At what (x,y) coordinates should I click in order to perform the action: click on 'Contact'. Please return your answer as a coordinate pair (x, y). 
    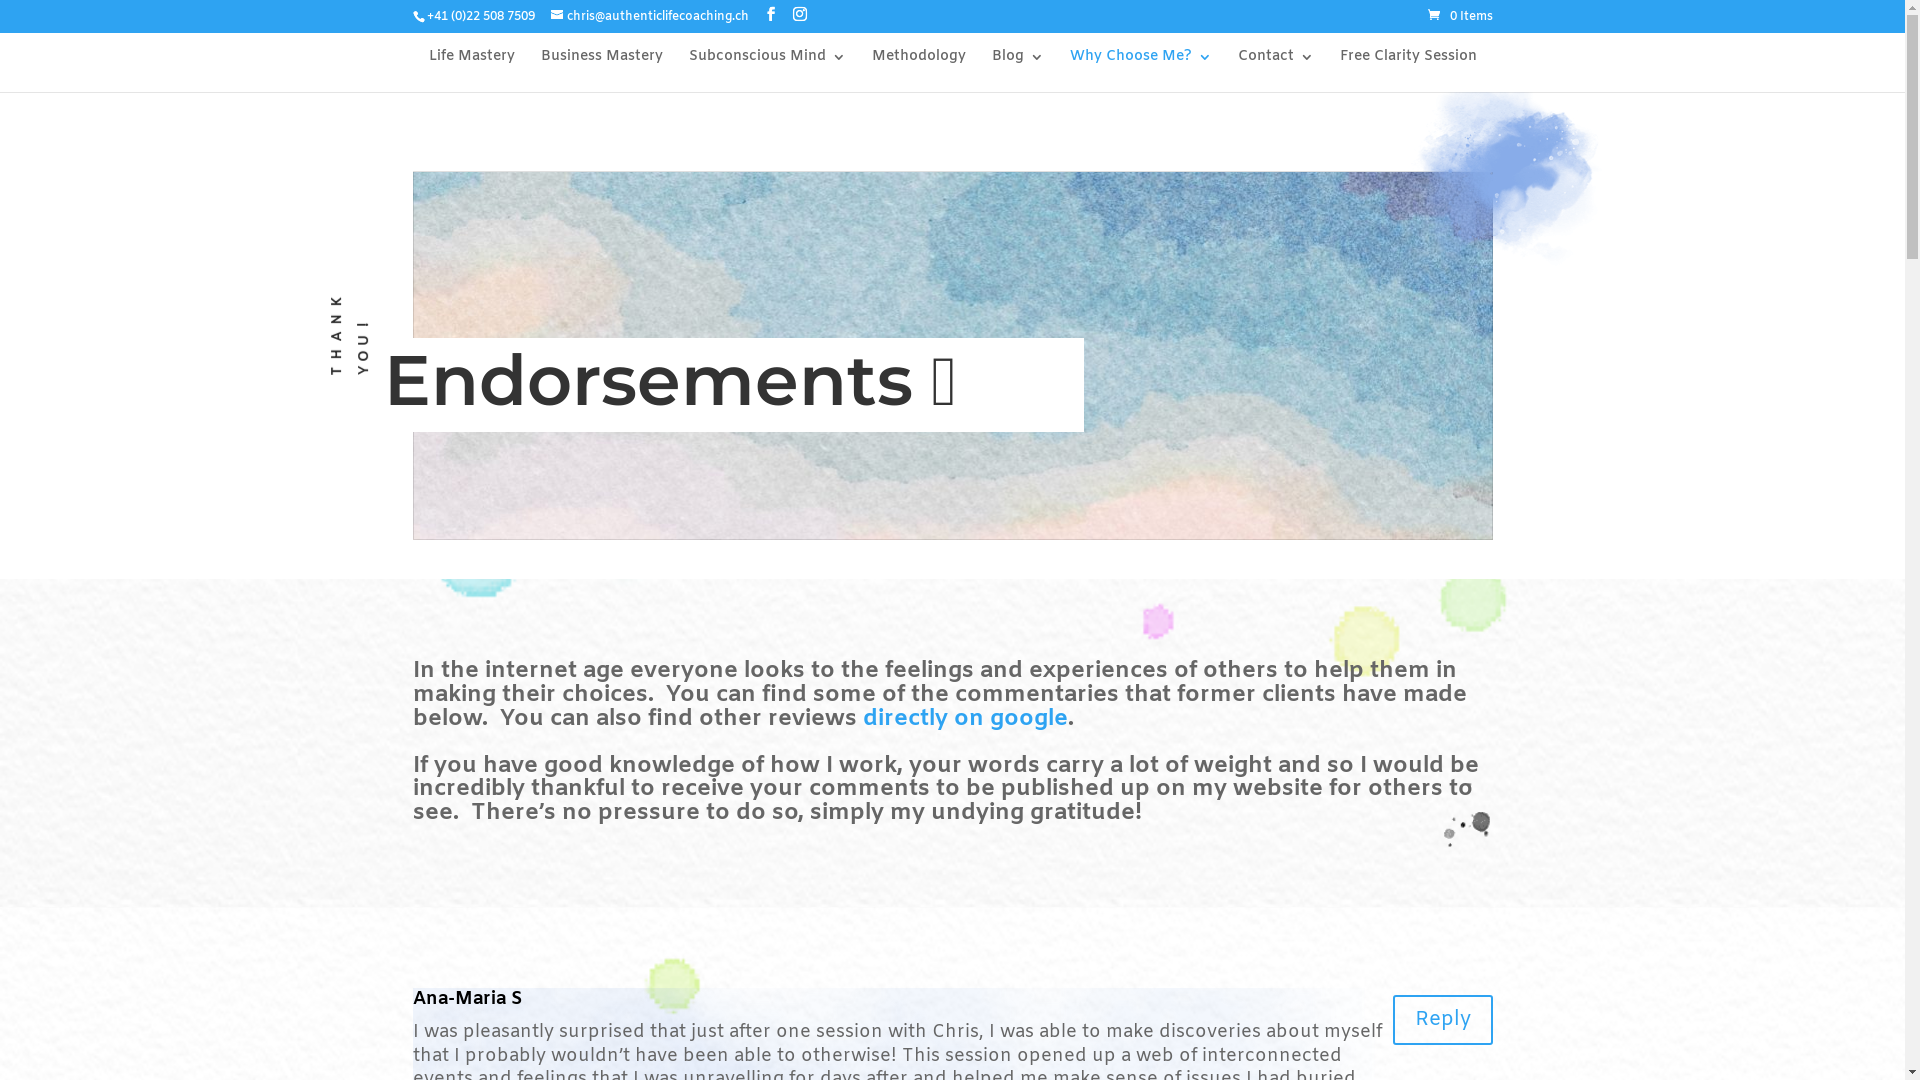
    Looking at the image, I should click on (1275, 69).